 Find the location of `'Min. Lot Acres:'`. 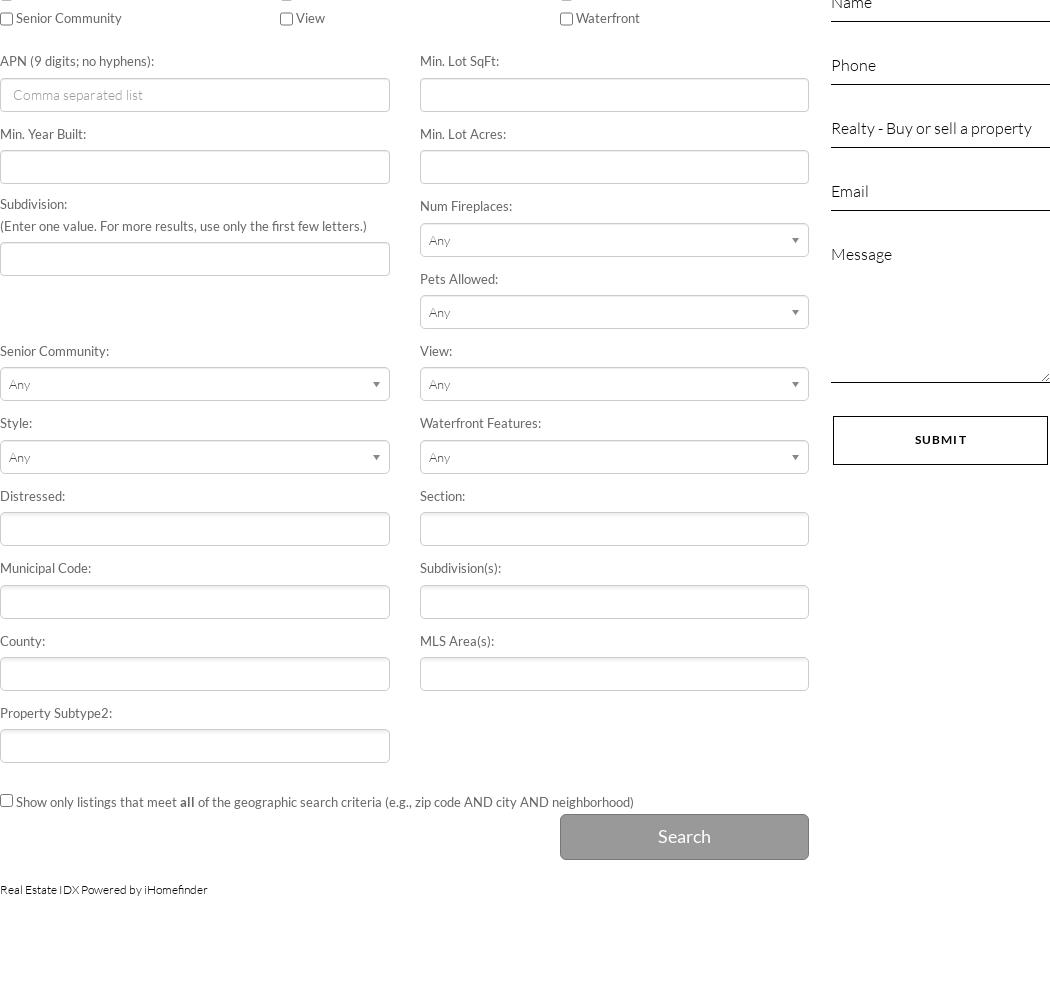

'Min. Lot Acres:' is located at coordinates (462, 133).